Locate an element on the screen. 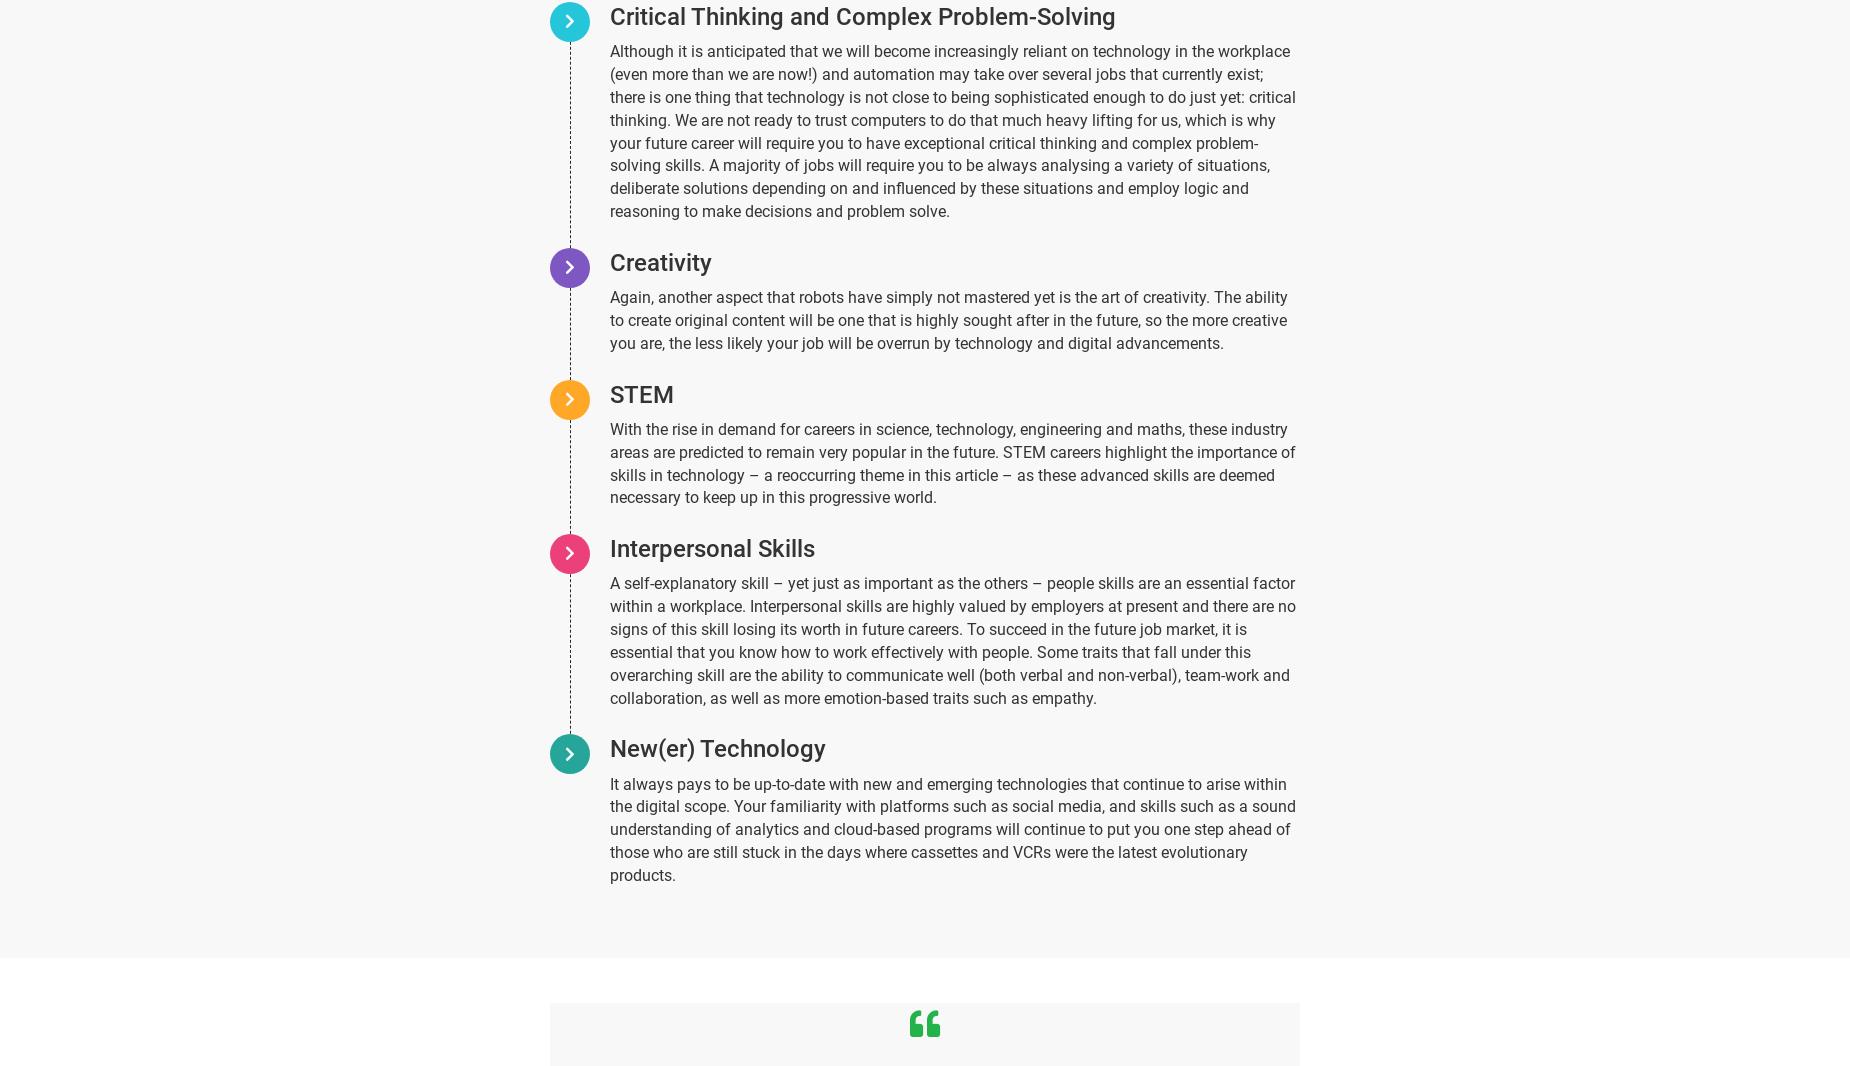 Image resolution: width=1850 pixels, height=1066 pixels. 'With the rise in demand for careers in science, technology, engineering and maths, these industry areas are predicted to remain very popular in the future. STEM careers highlight the importance of skills in technology – a reoccurring theme in this article – as these advanced skills are deemed necessary to keep up in this progressive world.' is located at coordinates (951, 462).